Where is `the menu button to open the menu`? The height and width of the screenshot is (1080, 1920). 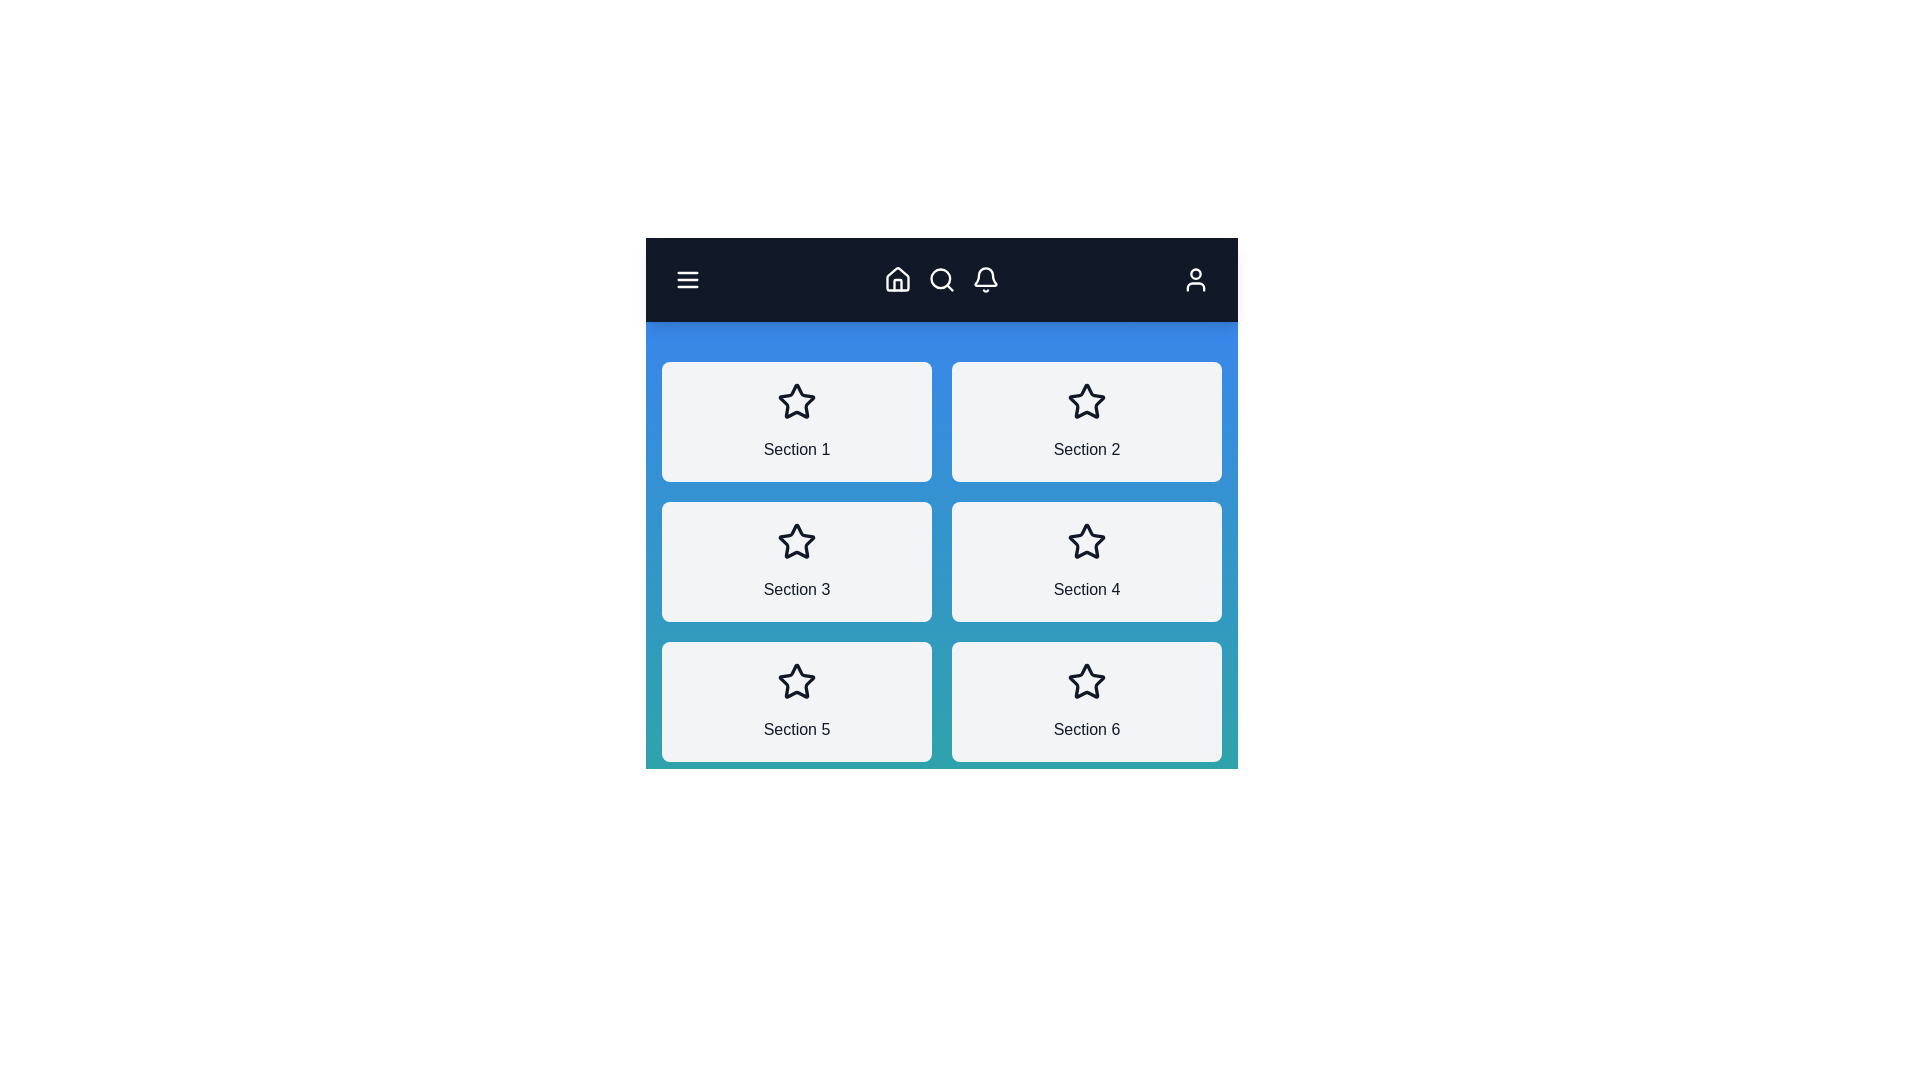
the menu button to open the menu is located at coordinates (687, 280).